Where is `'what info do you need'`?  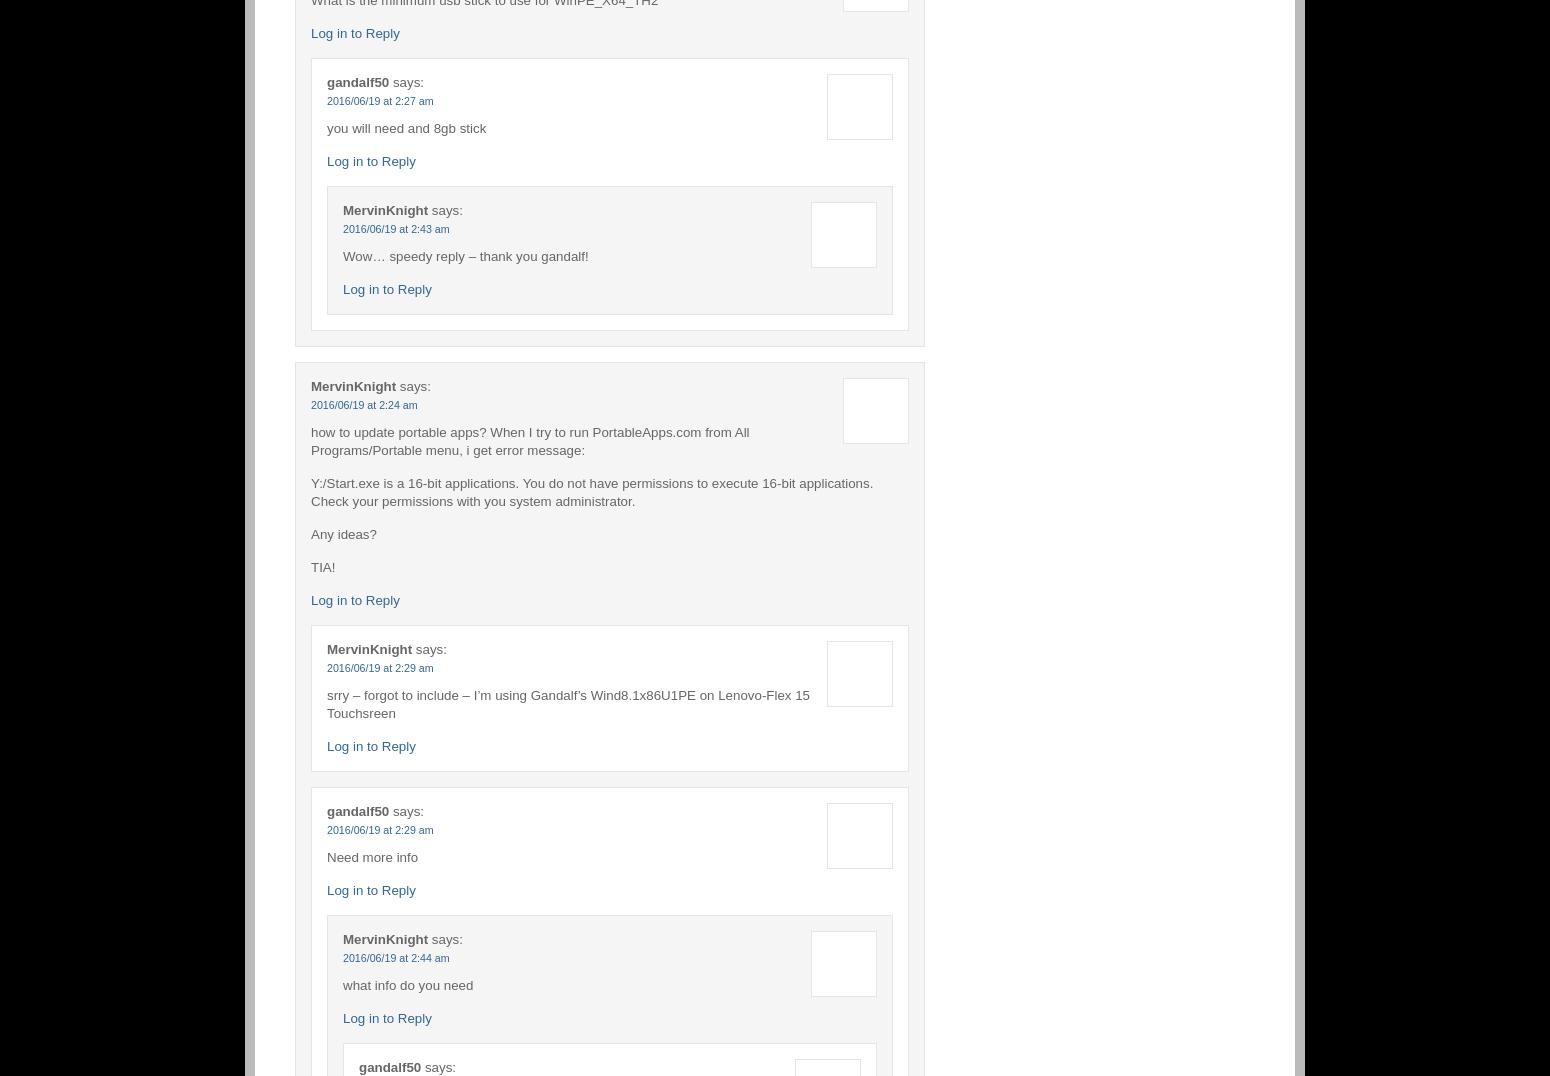 'what info do you need' is located at coordinates (407, 984).